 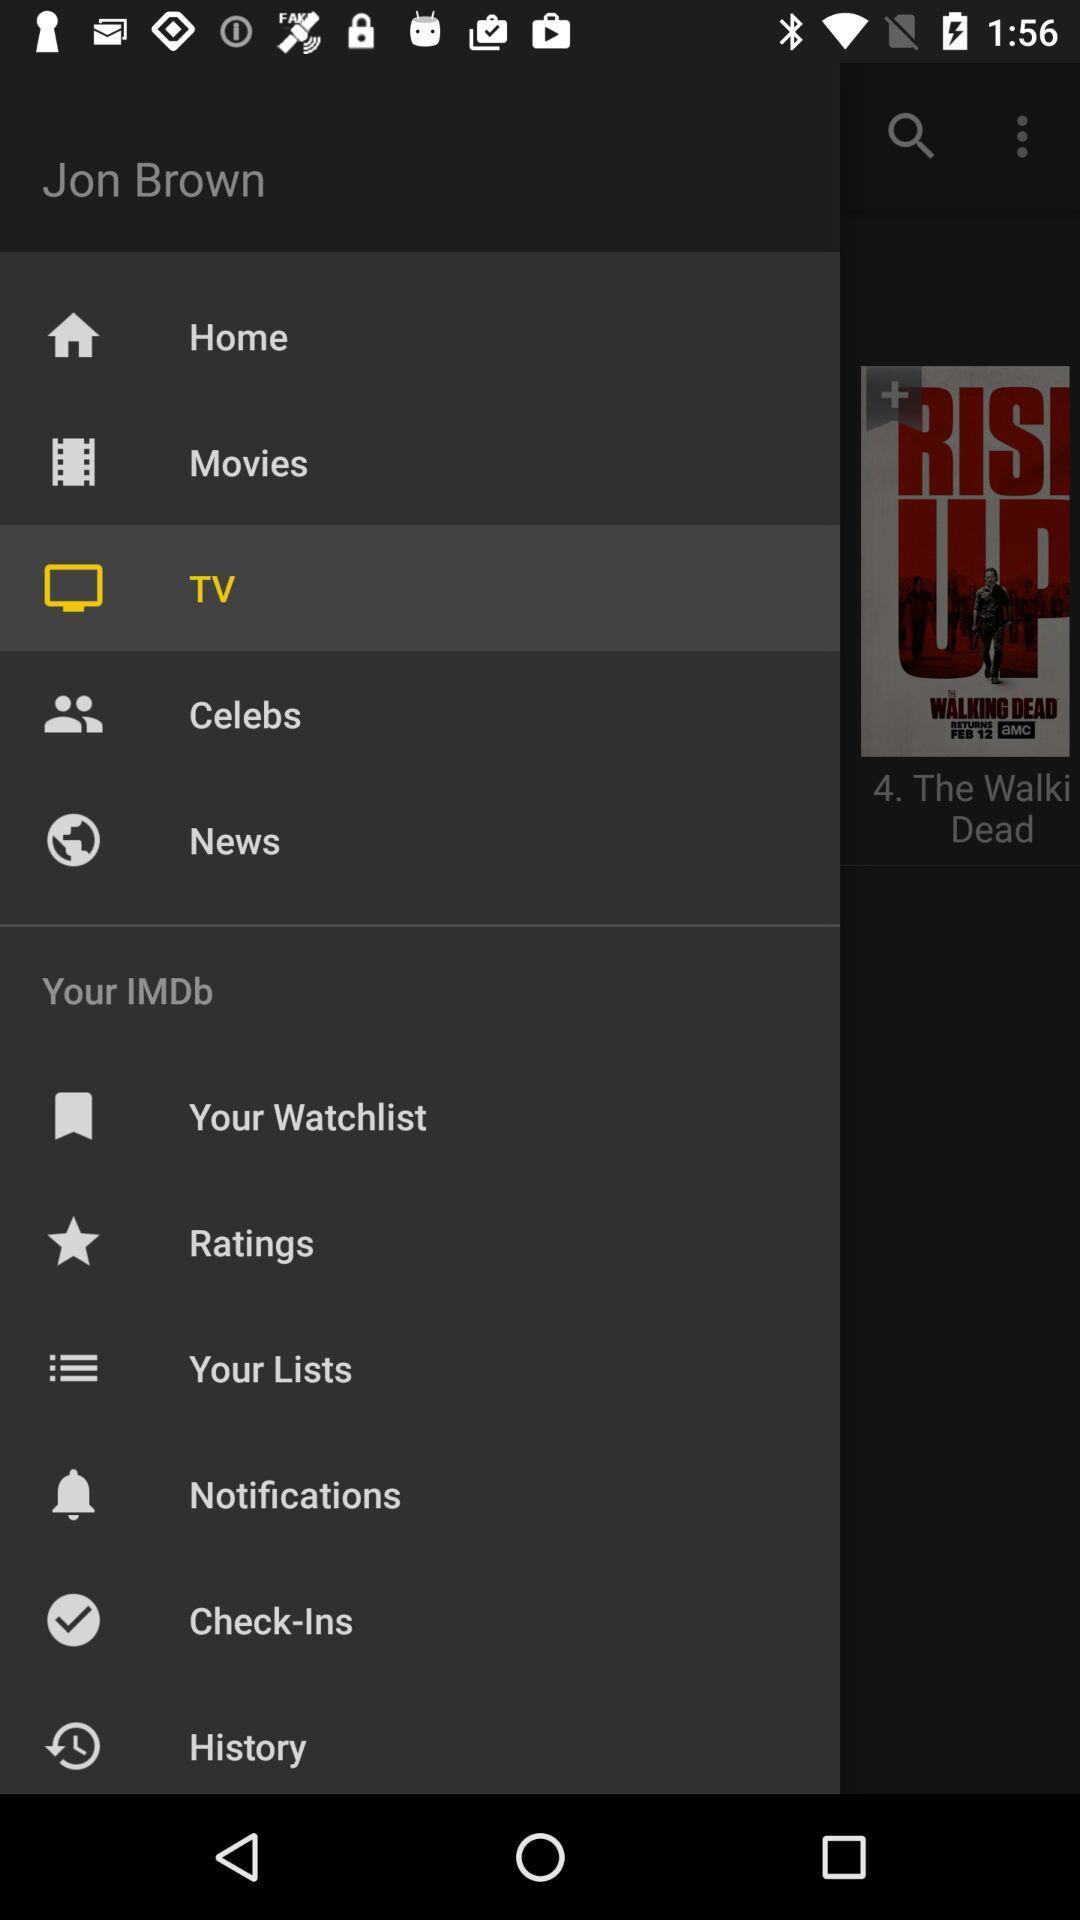 What do you see at coordinates (913, 417) in the screenshot?
I see `the bookmark icon` at bounding box center [913, 417].